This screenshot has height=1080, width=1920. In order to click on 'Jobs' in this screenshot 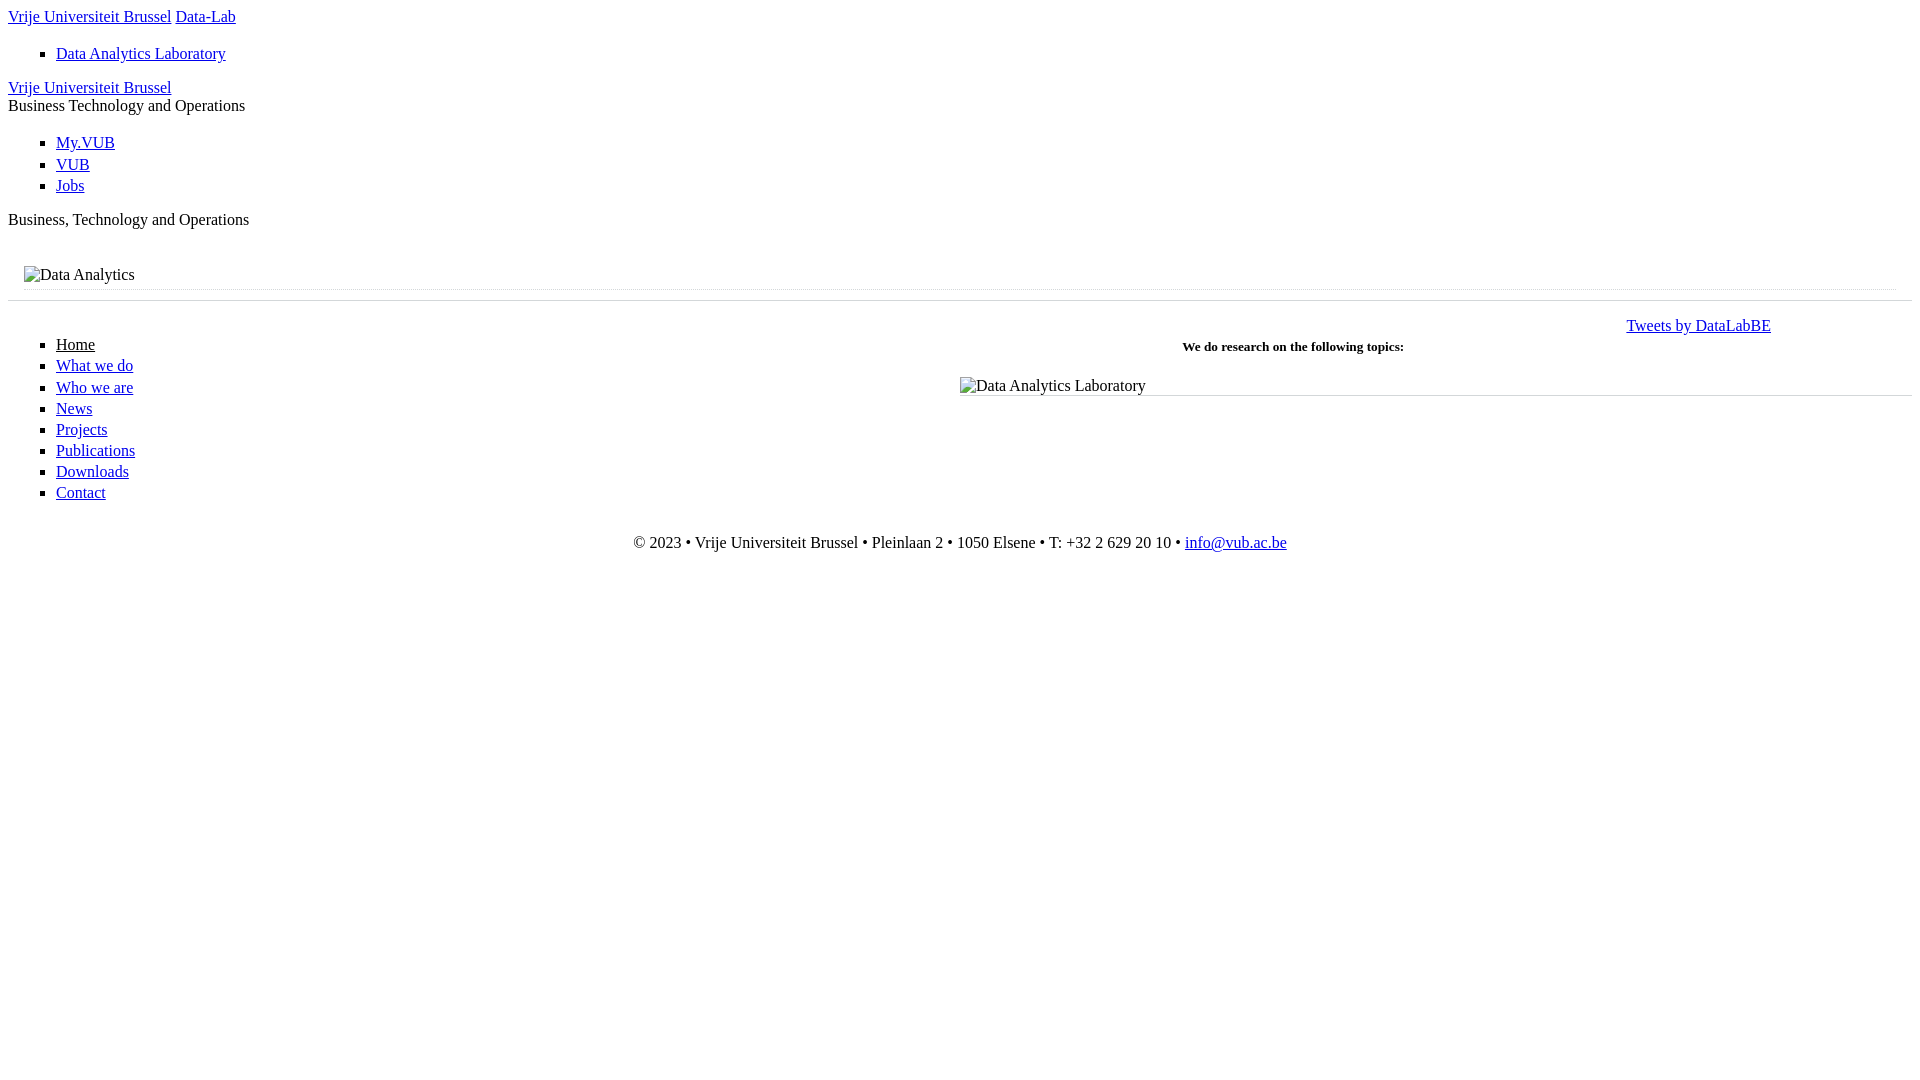, I will do `click(70, 185)`.